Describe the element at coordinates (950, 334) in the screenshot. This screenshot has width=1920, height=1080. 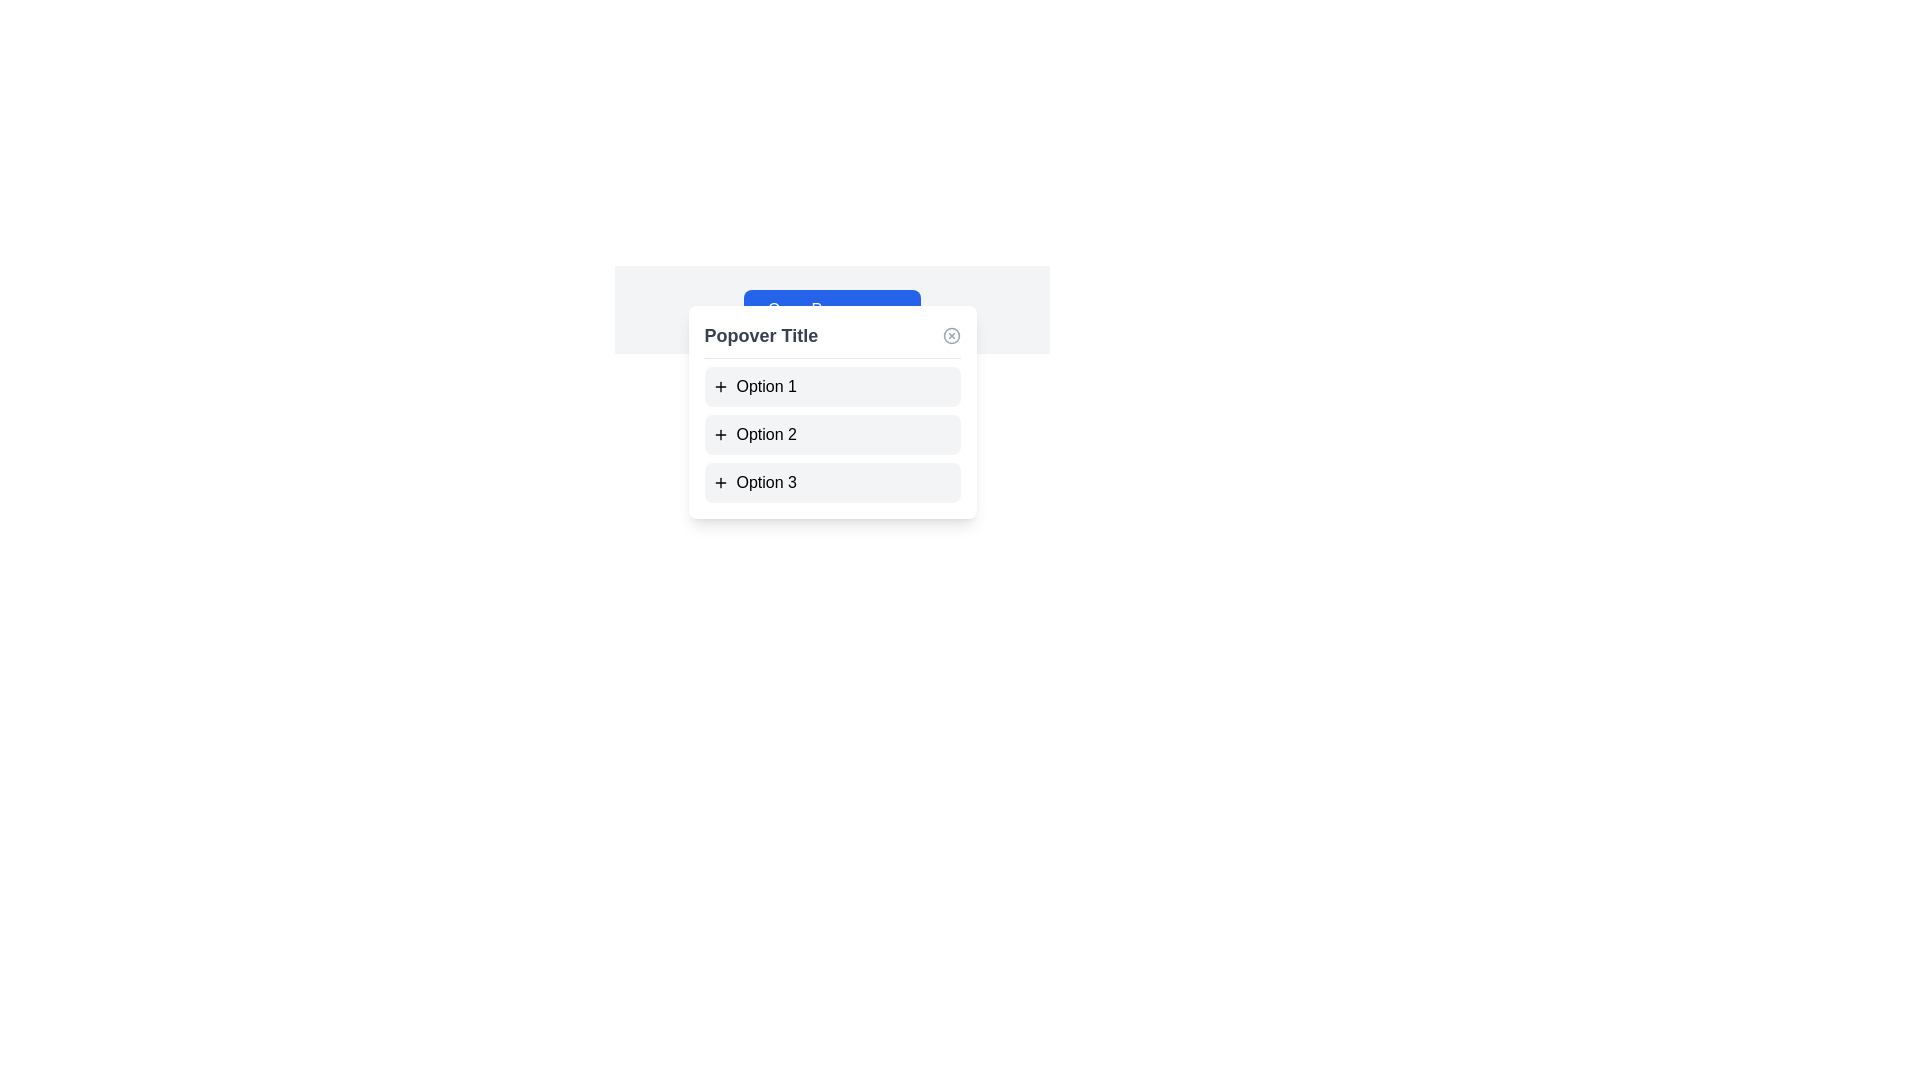
I see `the circular close icon located in the upper-right corner of the popover titled 'Popover Title'` at that location.